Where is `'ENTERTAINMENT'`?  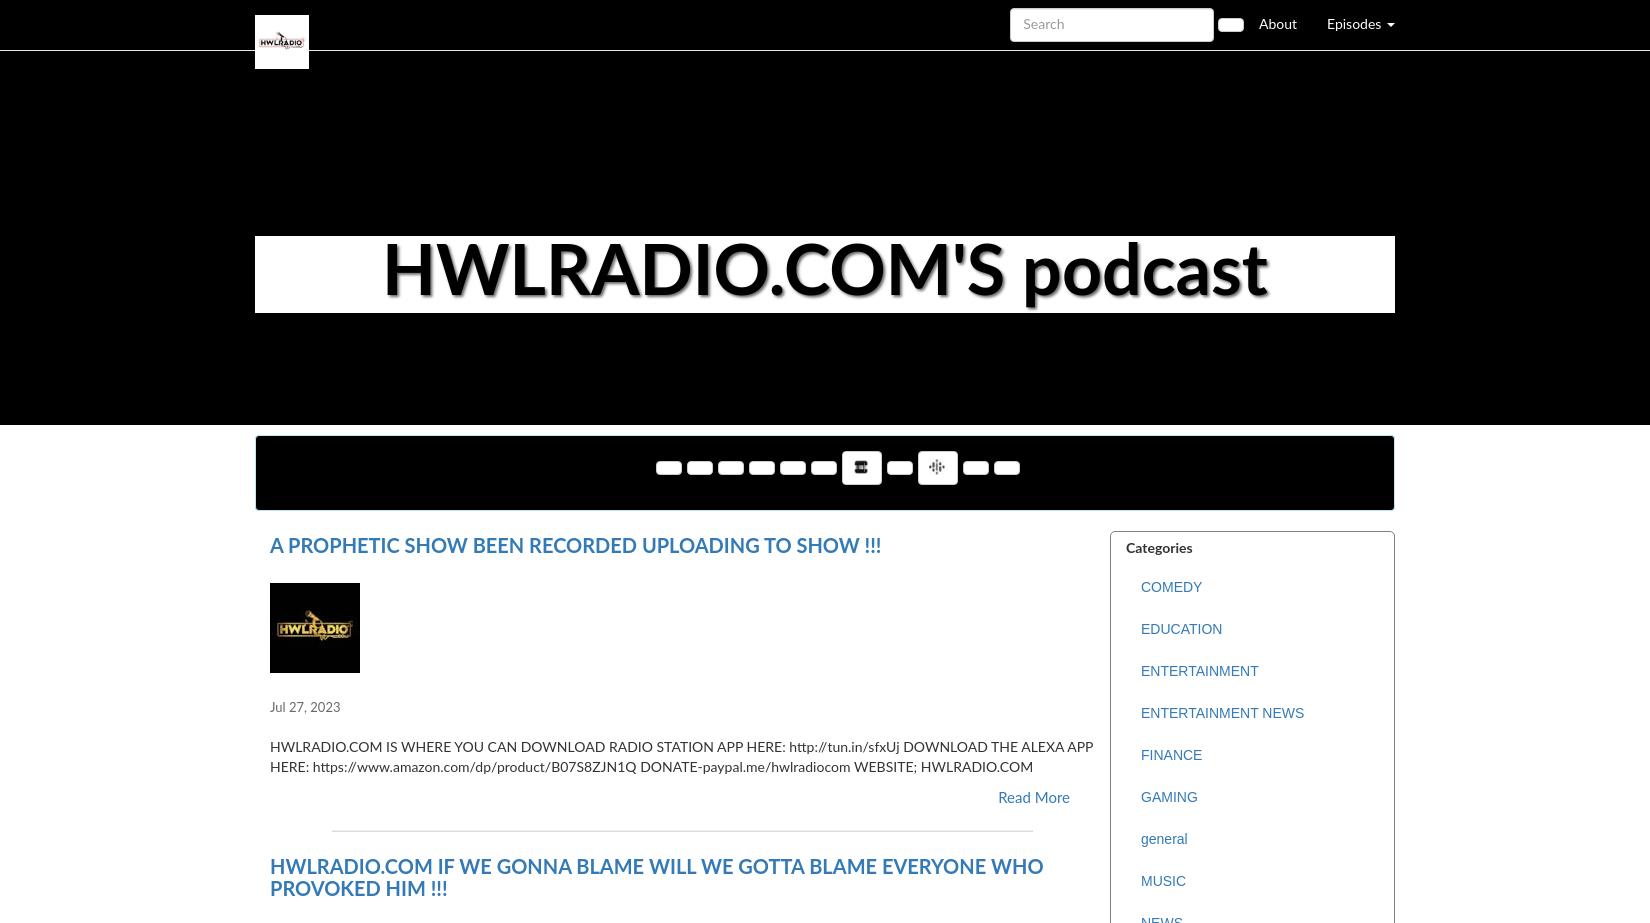
'ENTERTAINMENT' is located at coordinates (1199, 670).